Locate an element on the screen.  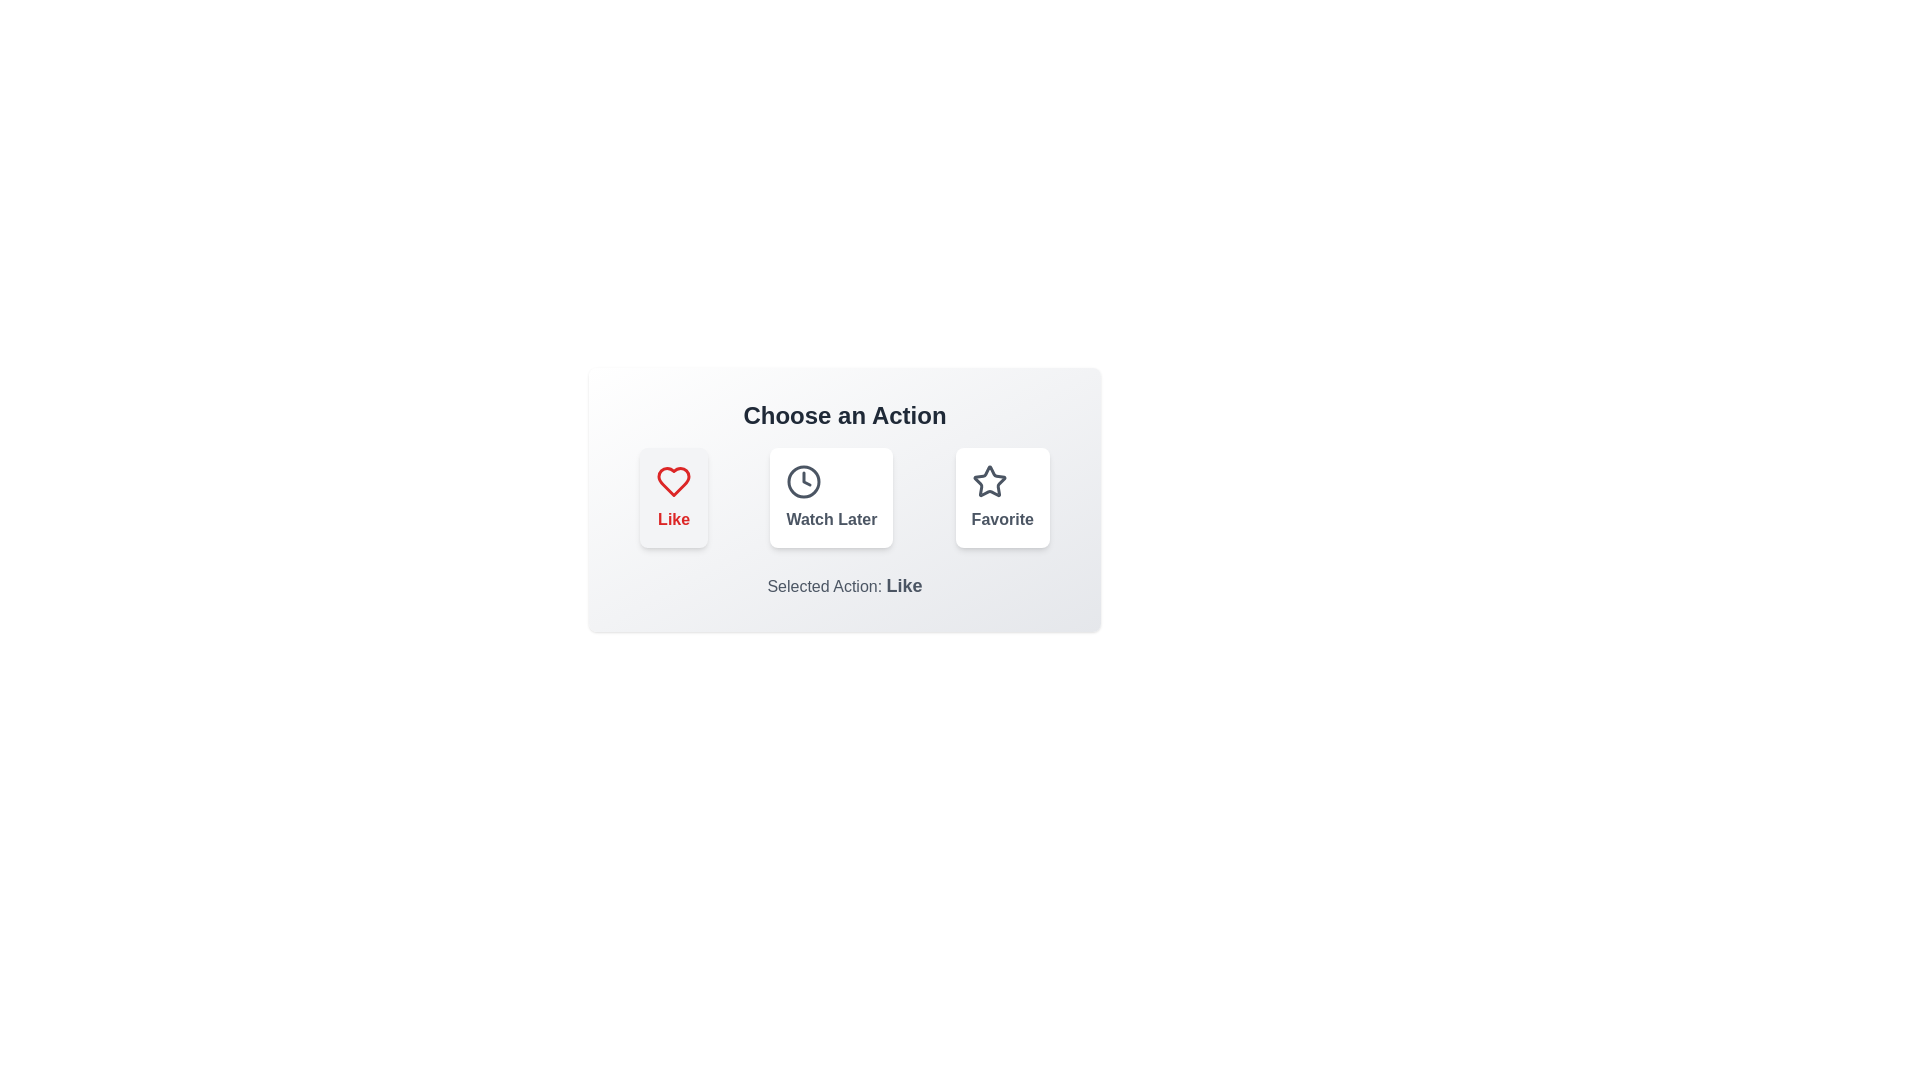
the 'Like' button to toggle its state is located at coordinates (674, 496).